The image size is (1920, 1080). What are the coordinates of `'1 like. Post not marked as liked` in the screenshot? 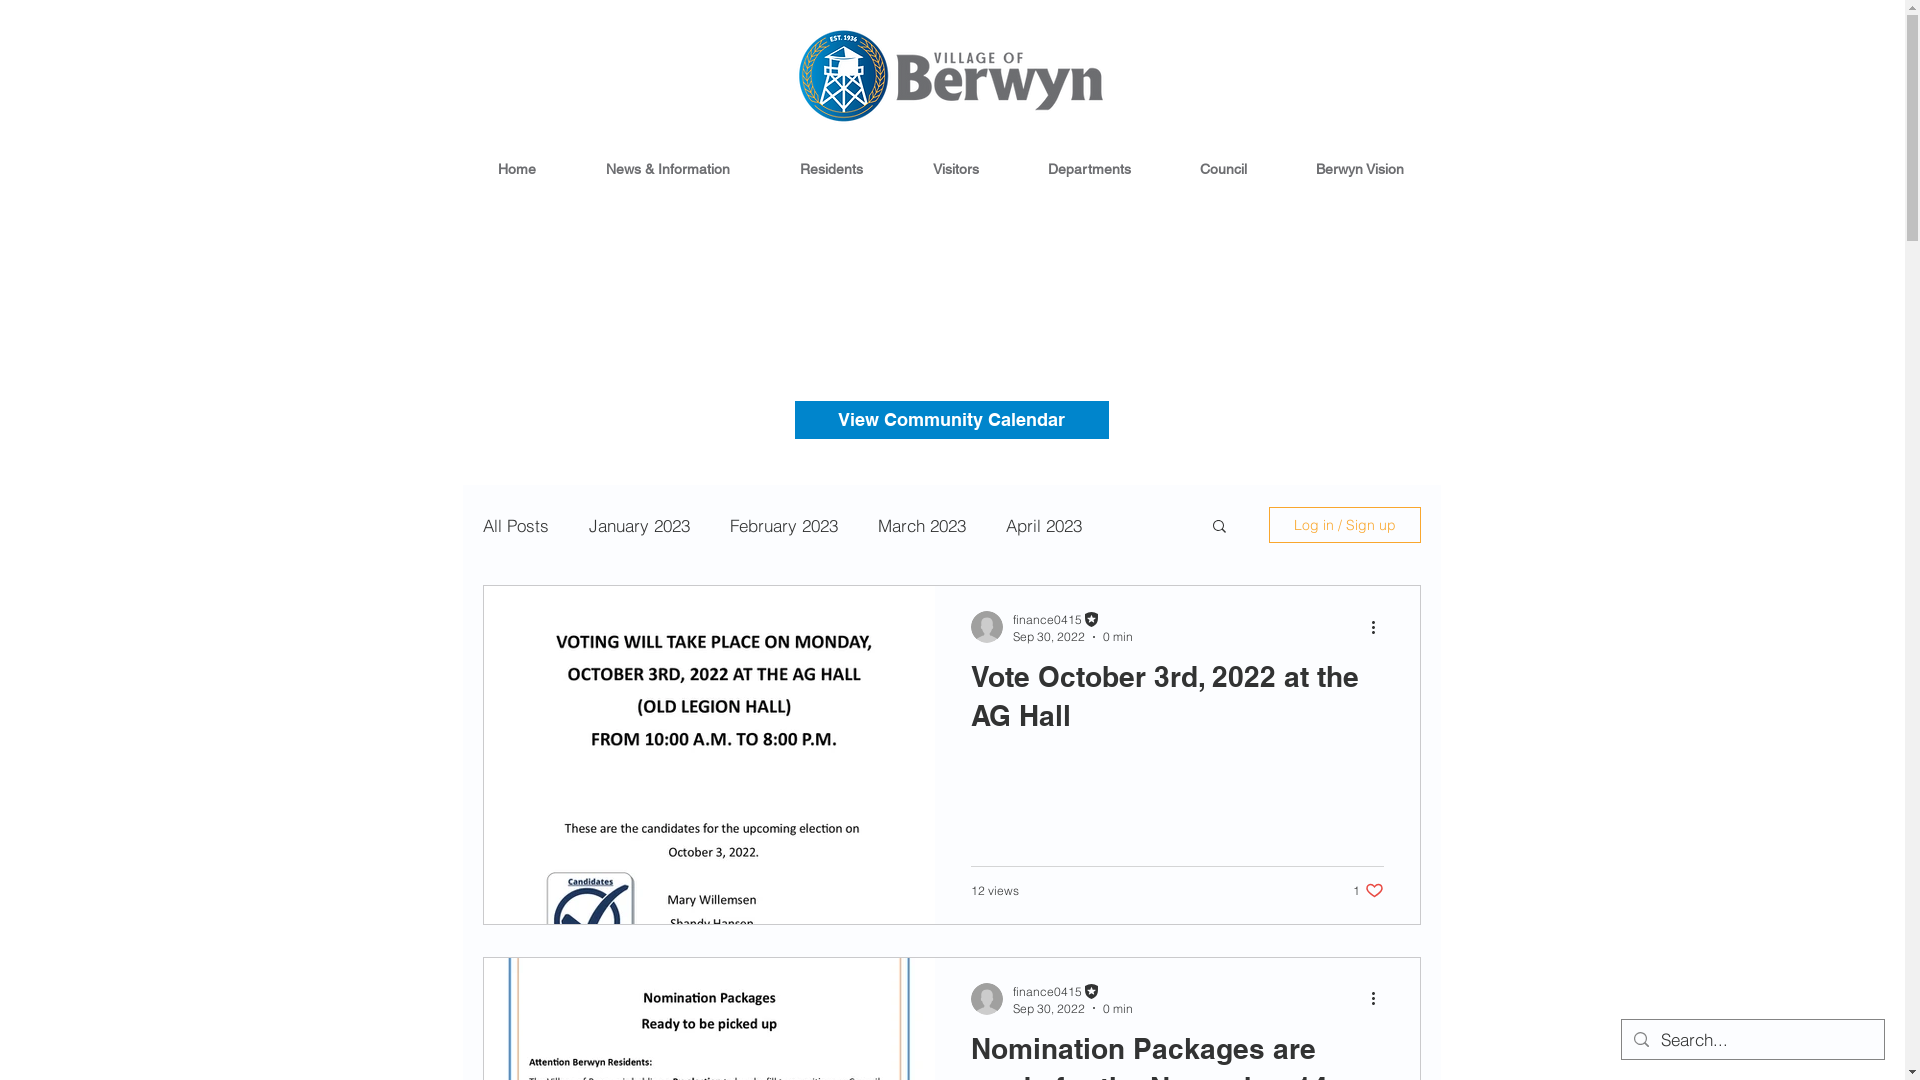 It's located at (1366, 889).